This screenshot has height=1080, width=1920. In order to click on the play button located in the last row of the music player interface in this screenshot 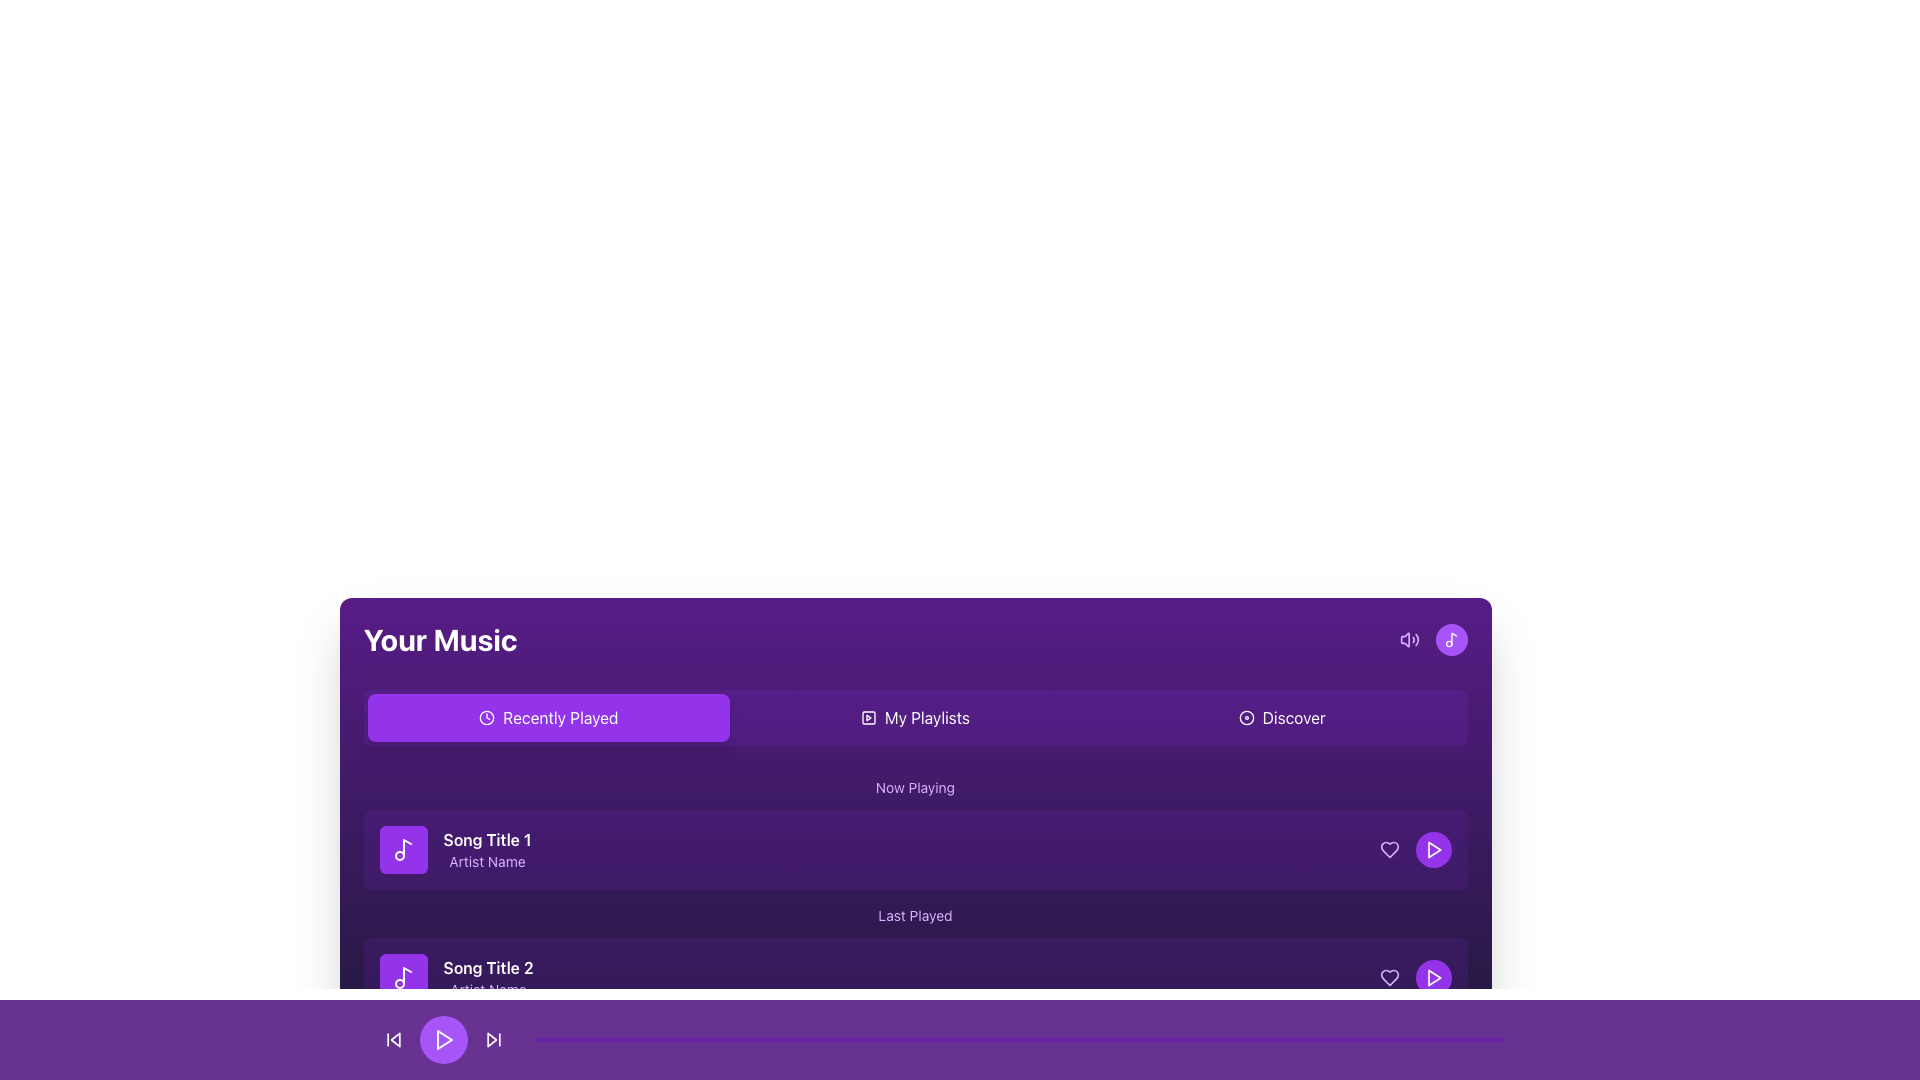, I will do `click(1432, 849)`.